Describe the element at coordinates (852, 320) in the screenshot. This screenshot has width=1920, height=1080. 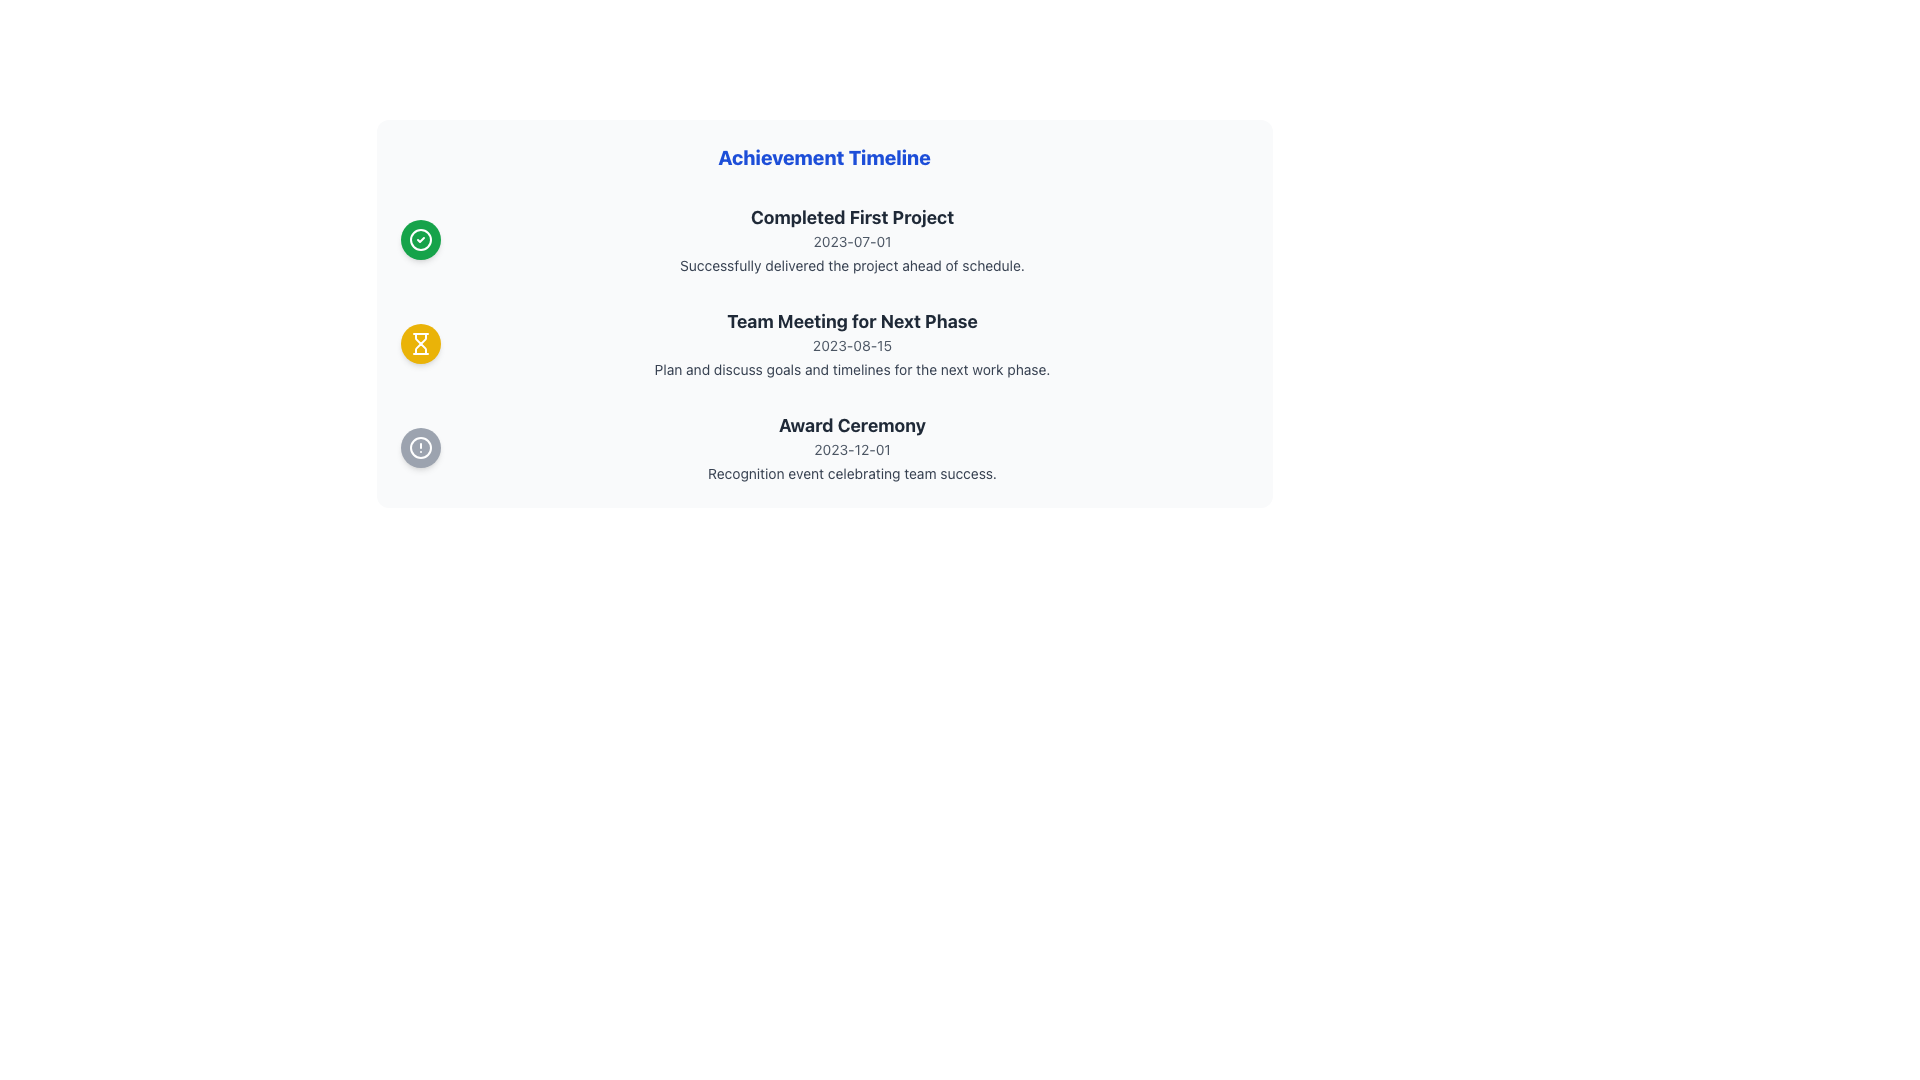
I see `the Text Label displaying 'Team Meeting for Next Phase', which is centrally located above the date '2023-08-15' and below 'Achievement Timeline'` at that location.